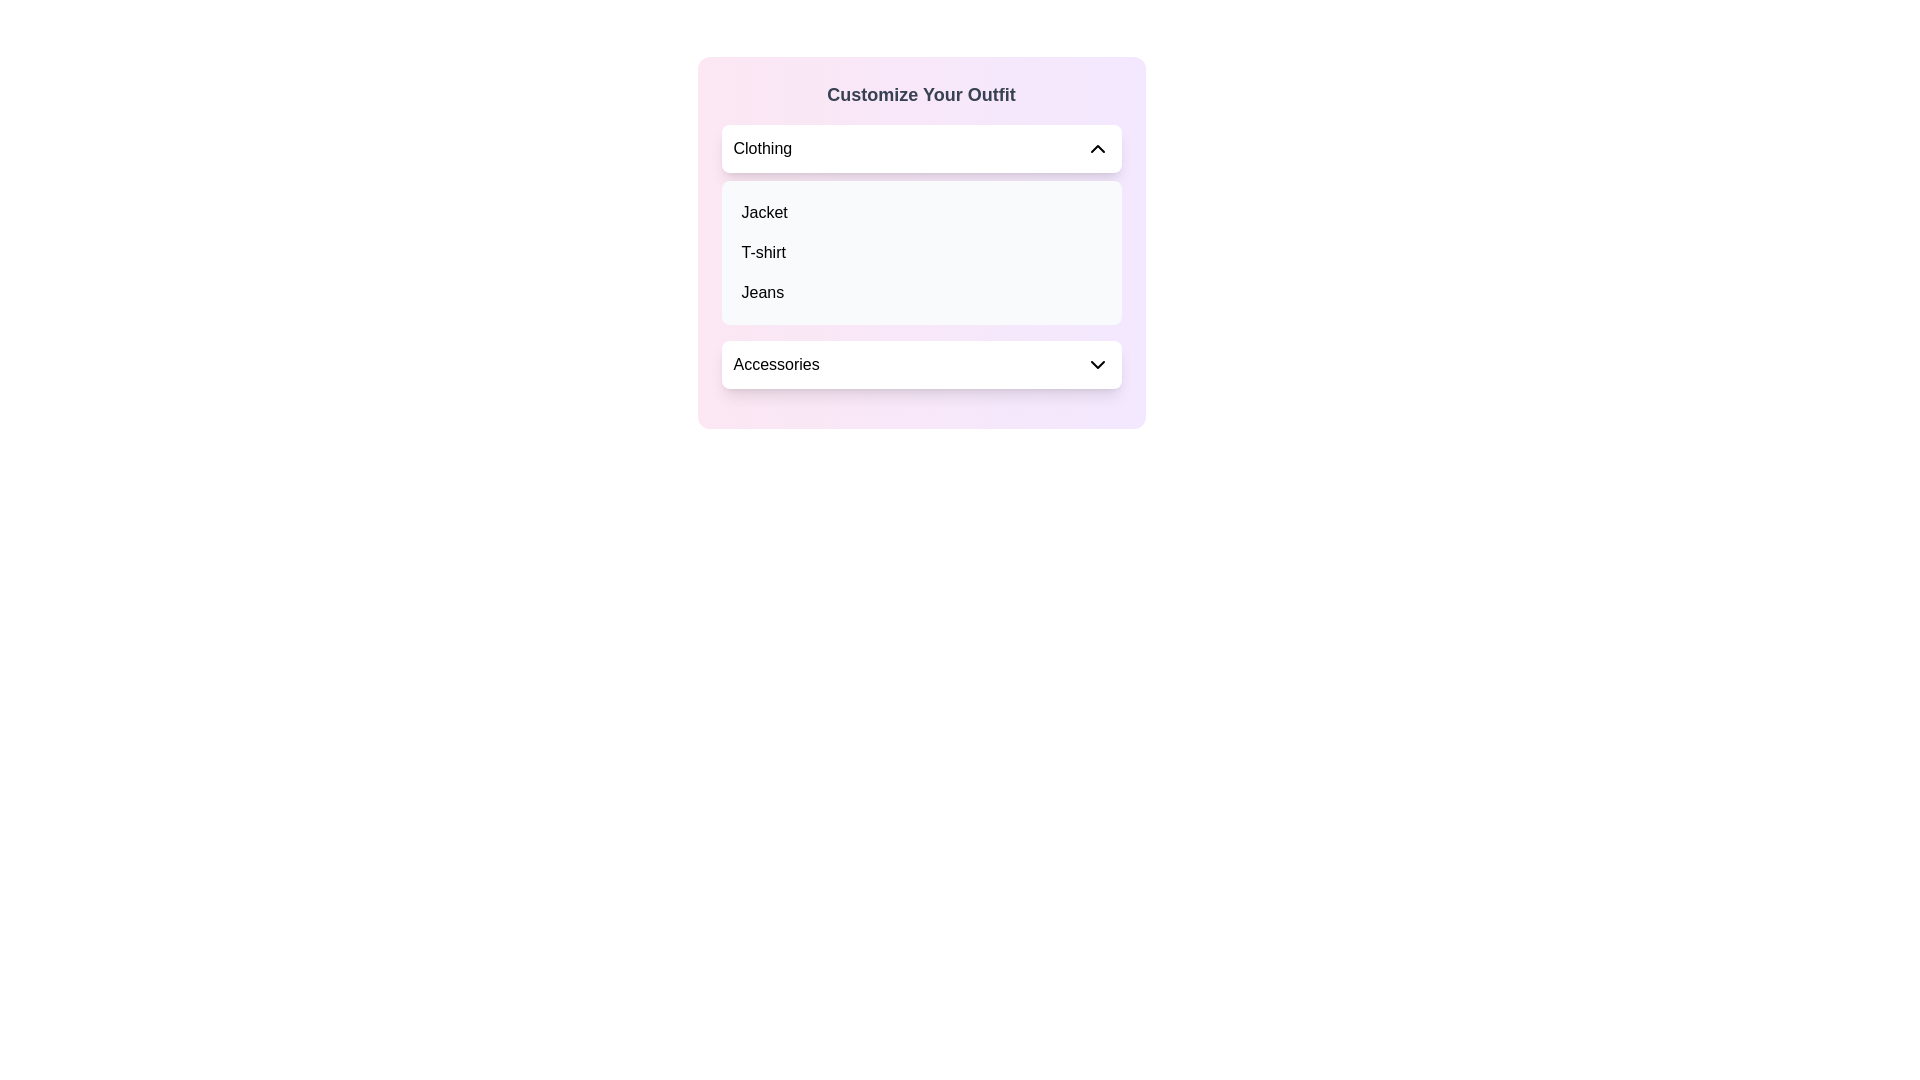  What do you see at coordinates (762, 252) in the screenshot?
I see `the 'T-shirt' text label in the clothing options menu` at bounding box center [762, 252].